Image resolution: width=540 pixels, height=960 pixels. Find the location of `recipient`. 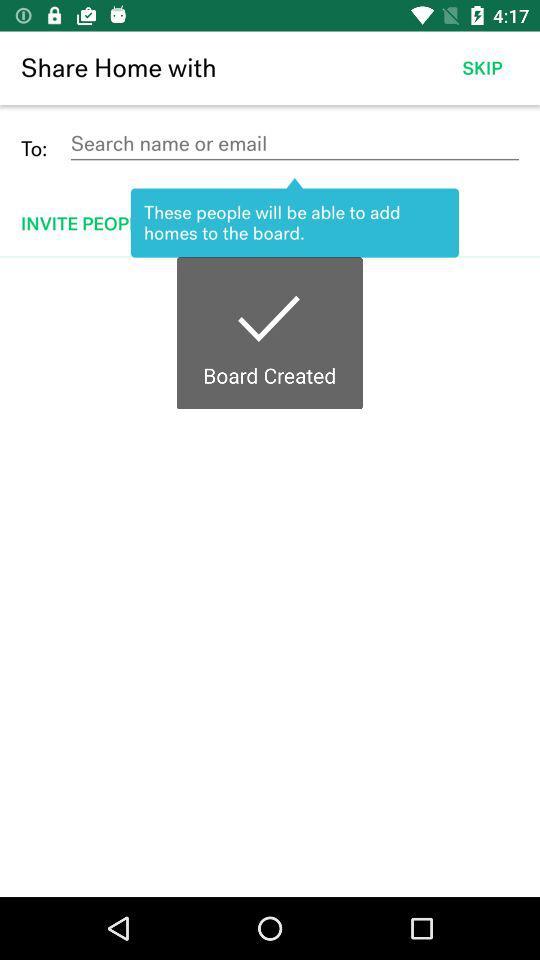

recipient is located at coordinates (293, 143).